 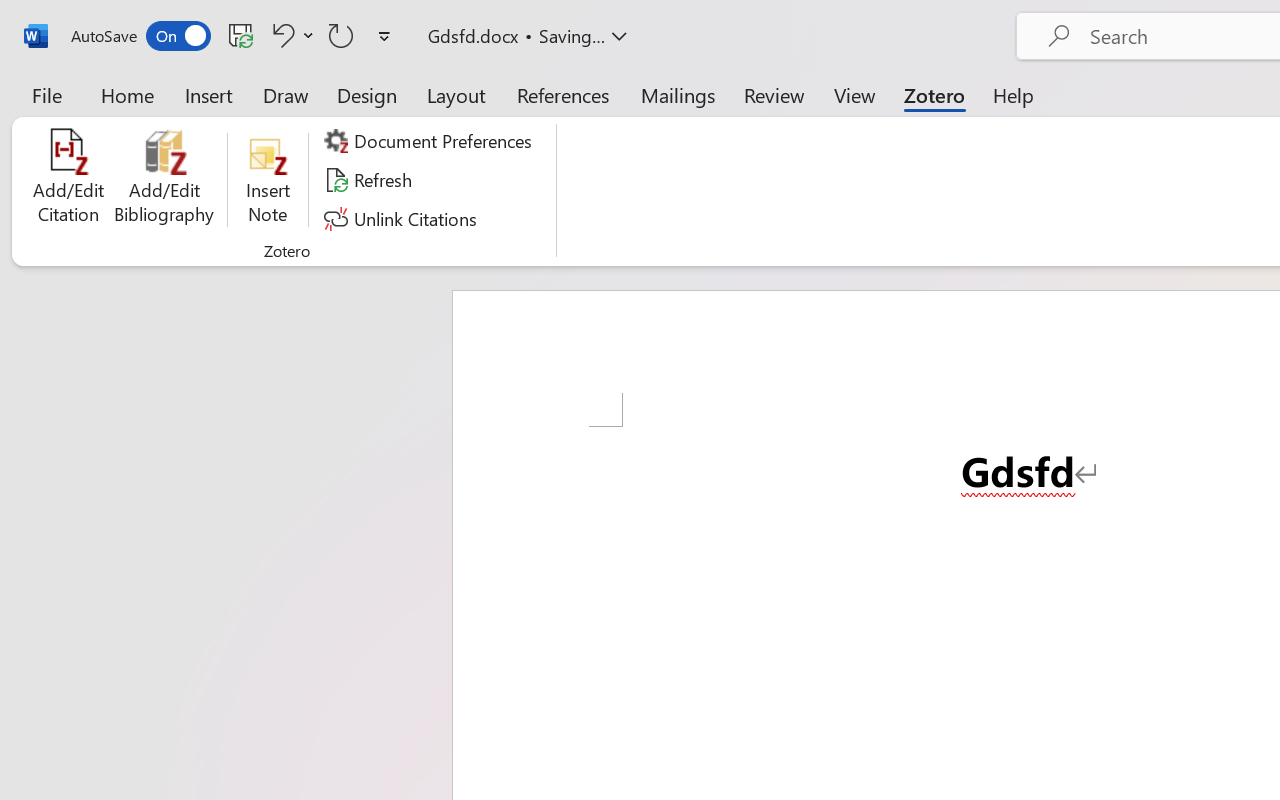 What do you see at coordinates (341, 34) in the screenshot?
I see `'Repeat Style'` at bounding box center [341, 34].